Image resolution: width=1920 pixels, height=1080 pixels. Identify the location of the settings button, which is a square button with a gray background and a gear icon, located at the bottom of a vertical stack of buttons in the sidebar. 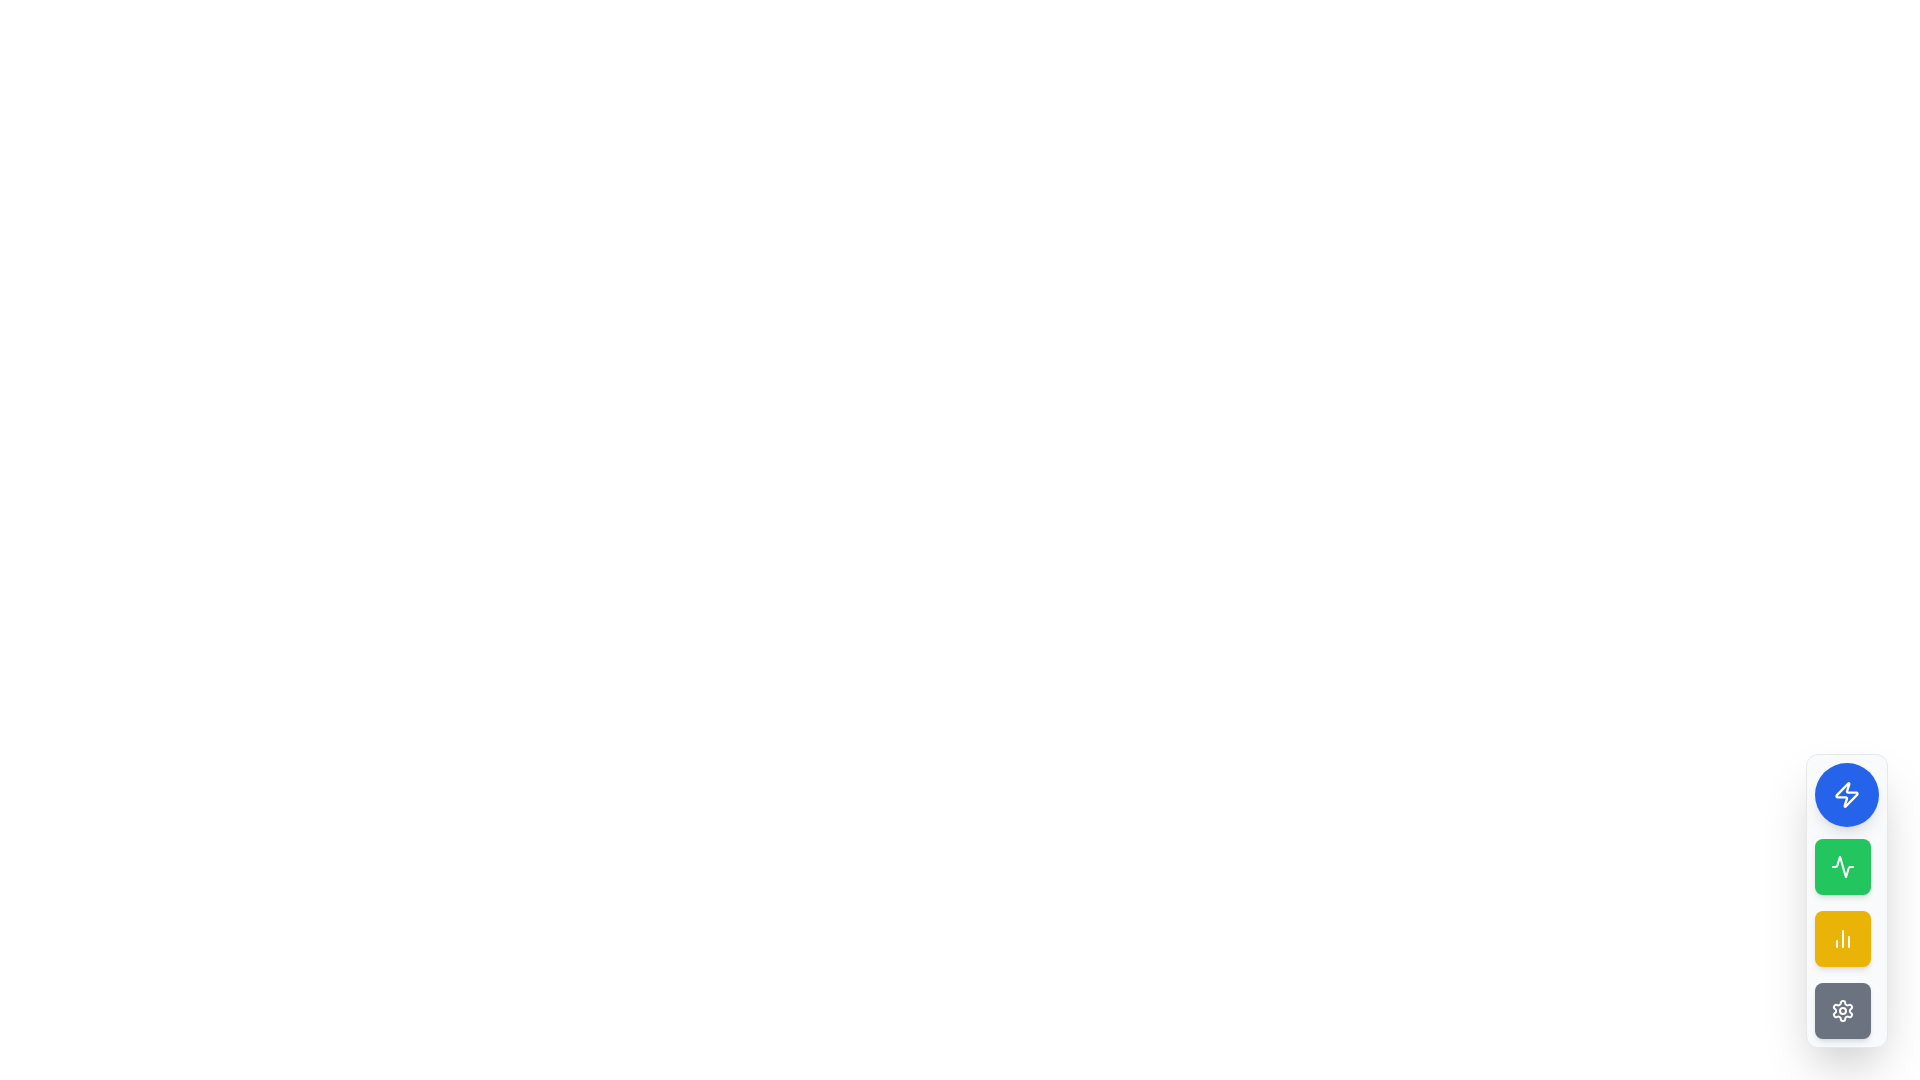
(1842, 1010).